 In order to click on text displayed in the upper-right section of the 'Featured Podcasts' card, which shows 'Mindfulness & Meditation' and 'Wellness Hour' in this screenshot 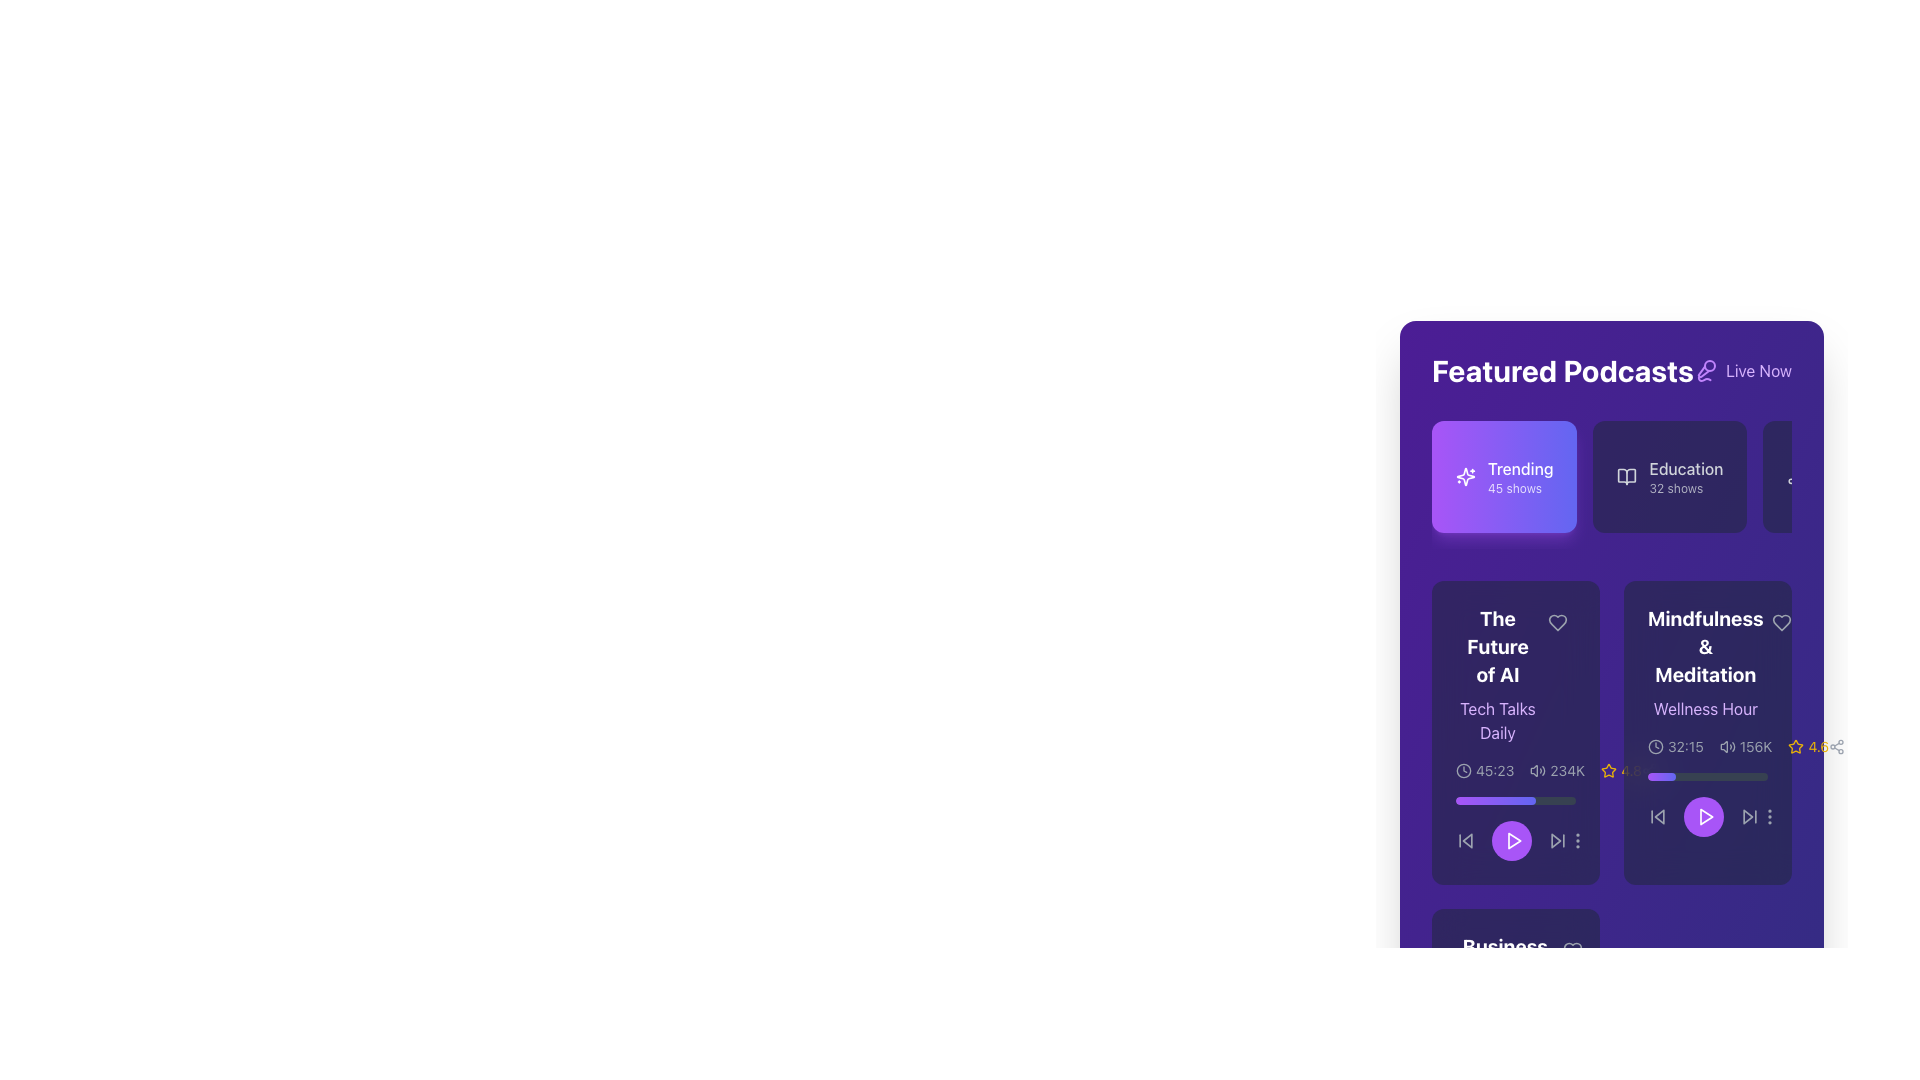, I will do `click(1707, 663)`.